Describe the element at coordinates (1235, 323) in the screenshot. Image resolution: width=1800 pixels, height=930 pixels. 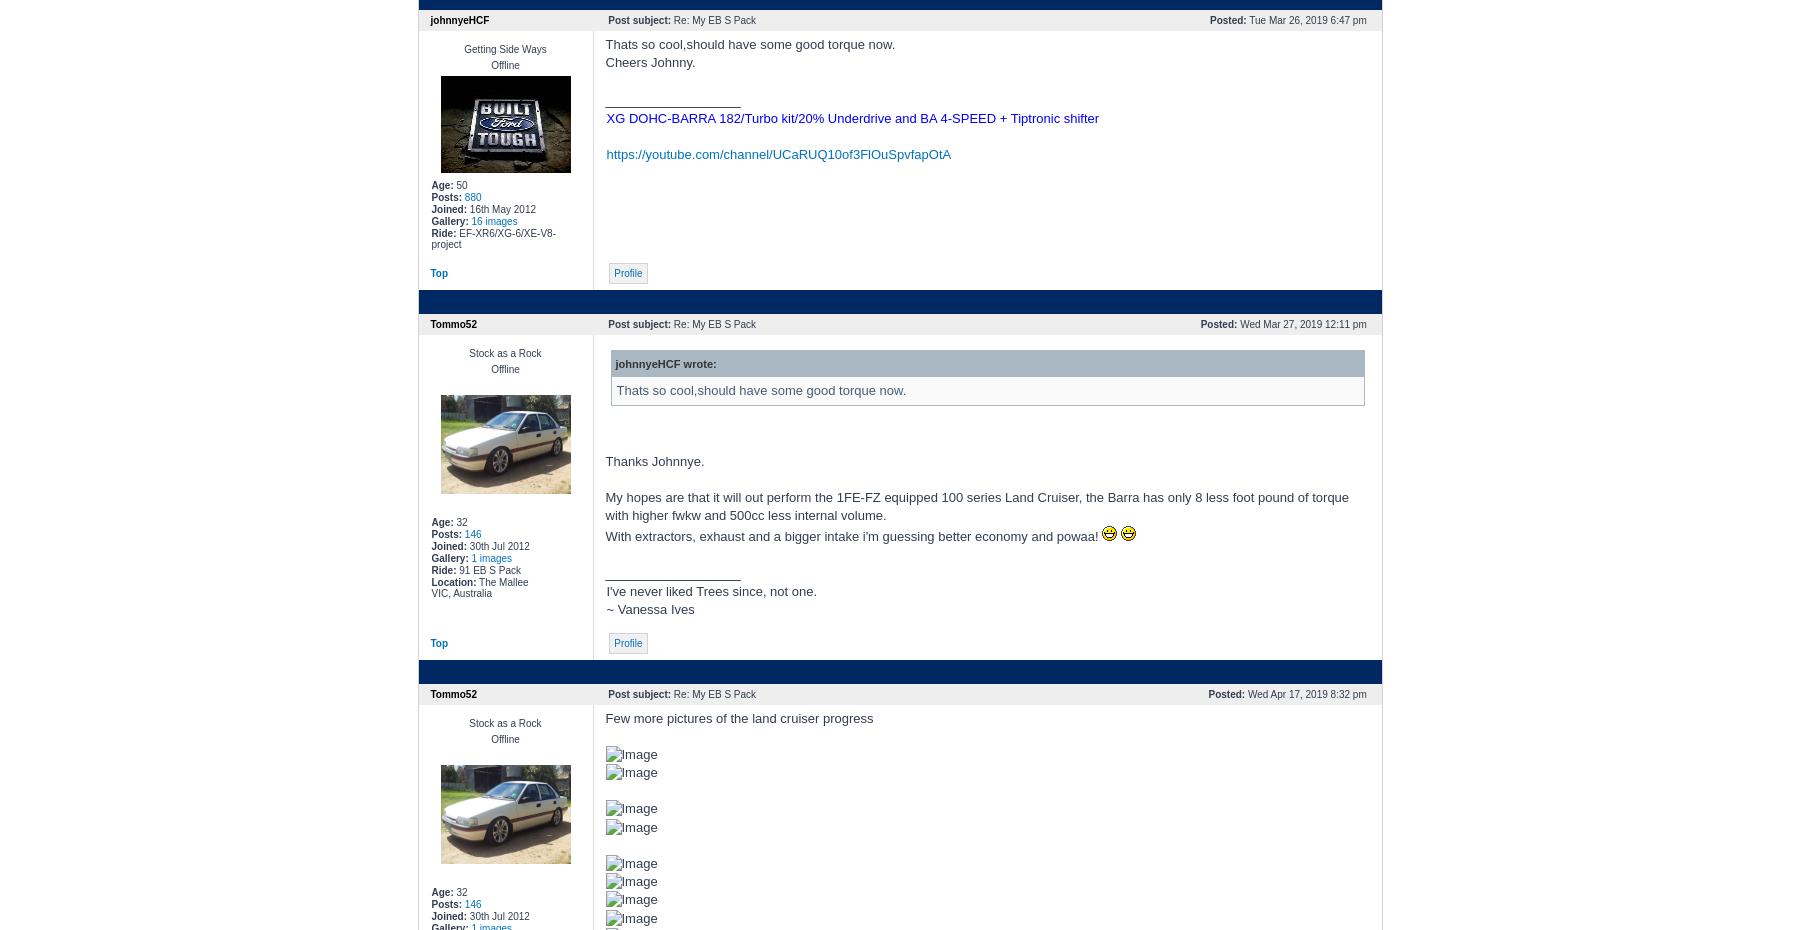
I see `'Wed Mar 27, 2019 12:11 pm'` at that location.